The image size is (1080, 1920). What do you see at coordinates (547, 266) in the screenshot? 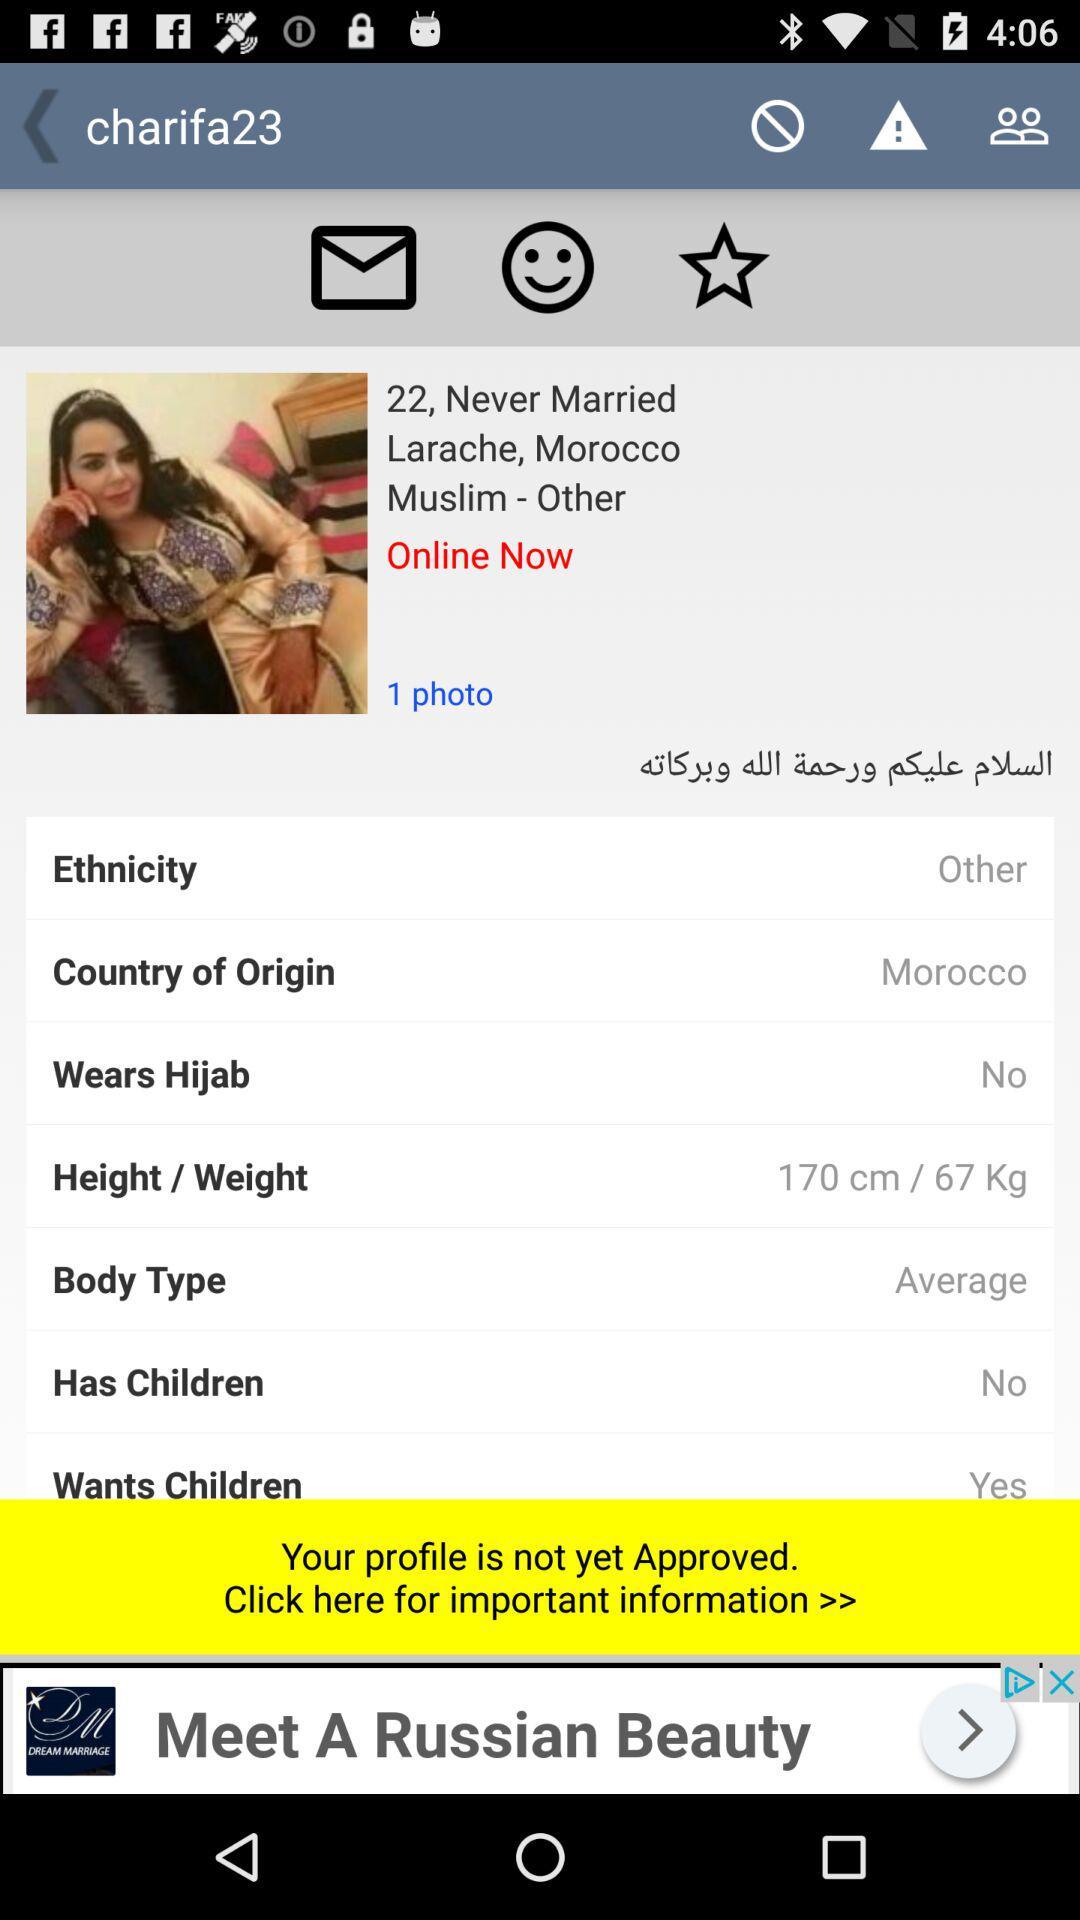
I see `feelings to profile` at bounding box center [547, 266].